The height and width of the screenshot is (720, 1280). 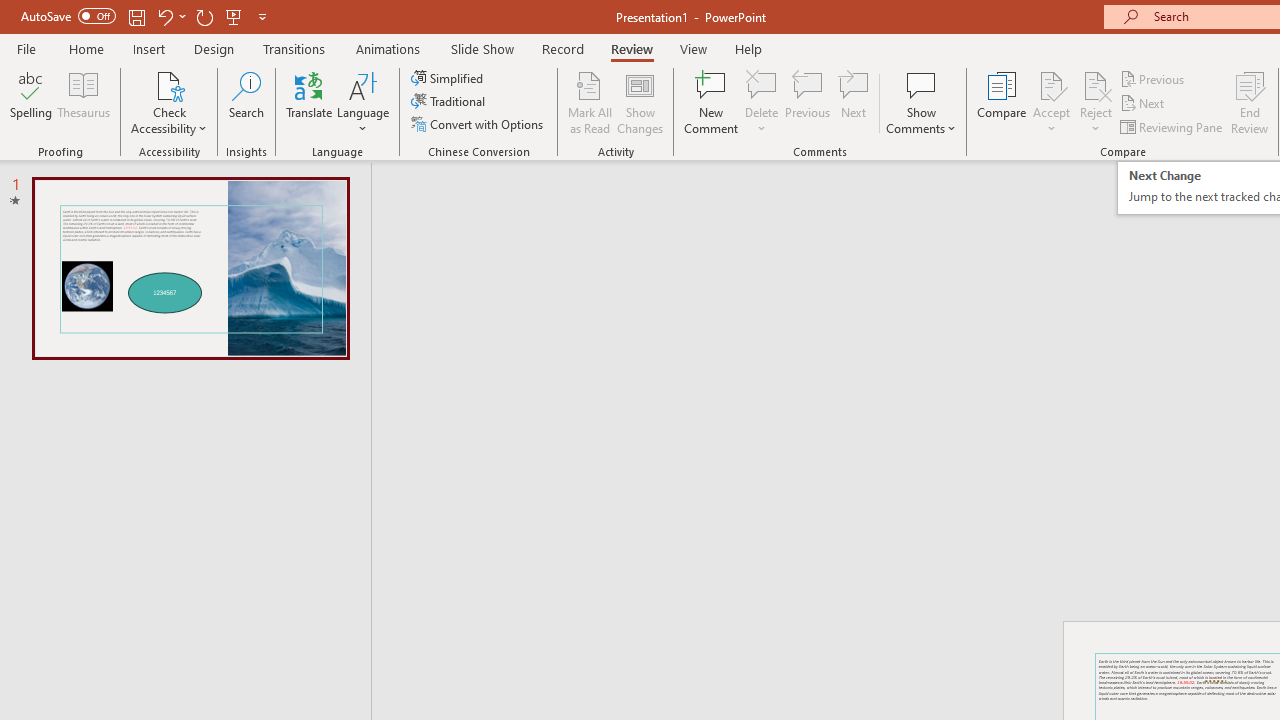 What do you see at coordinates (1050, 103) in the screenshot?
I see `'Accept'` at bounding box center [1050, 103].